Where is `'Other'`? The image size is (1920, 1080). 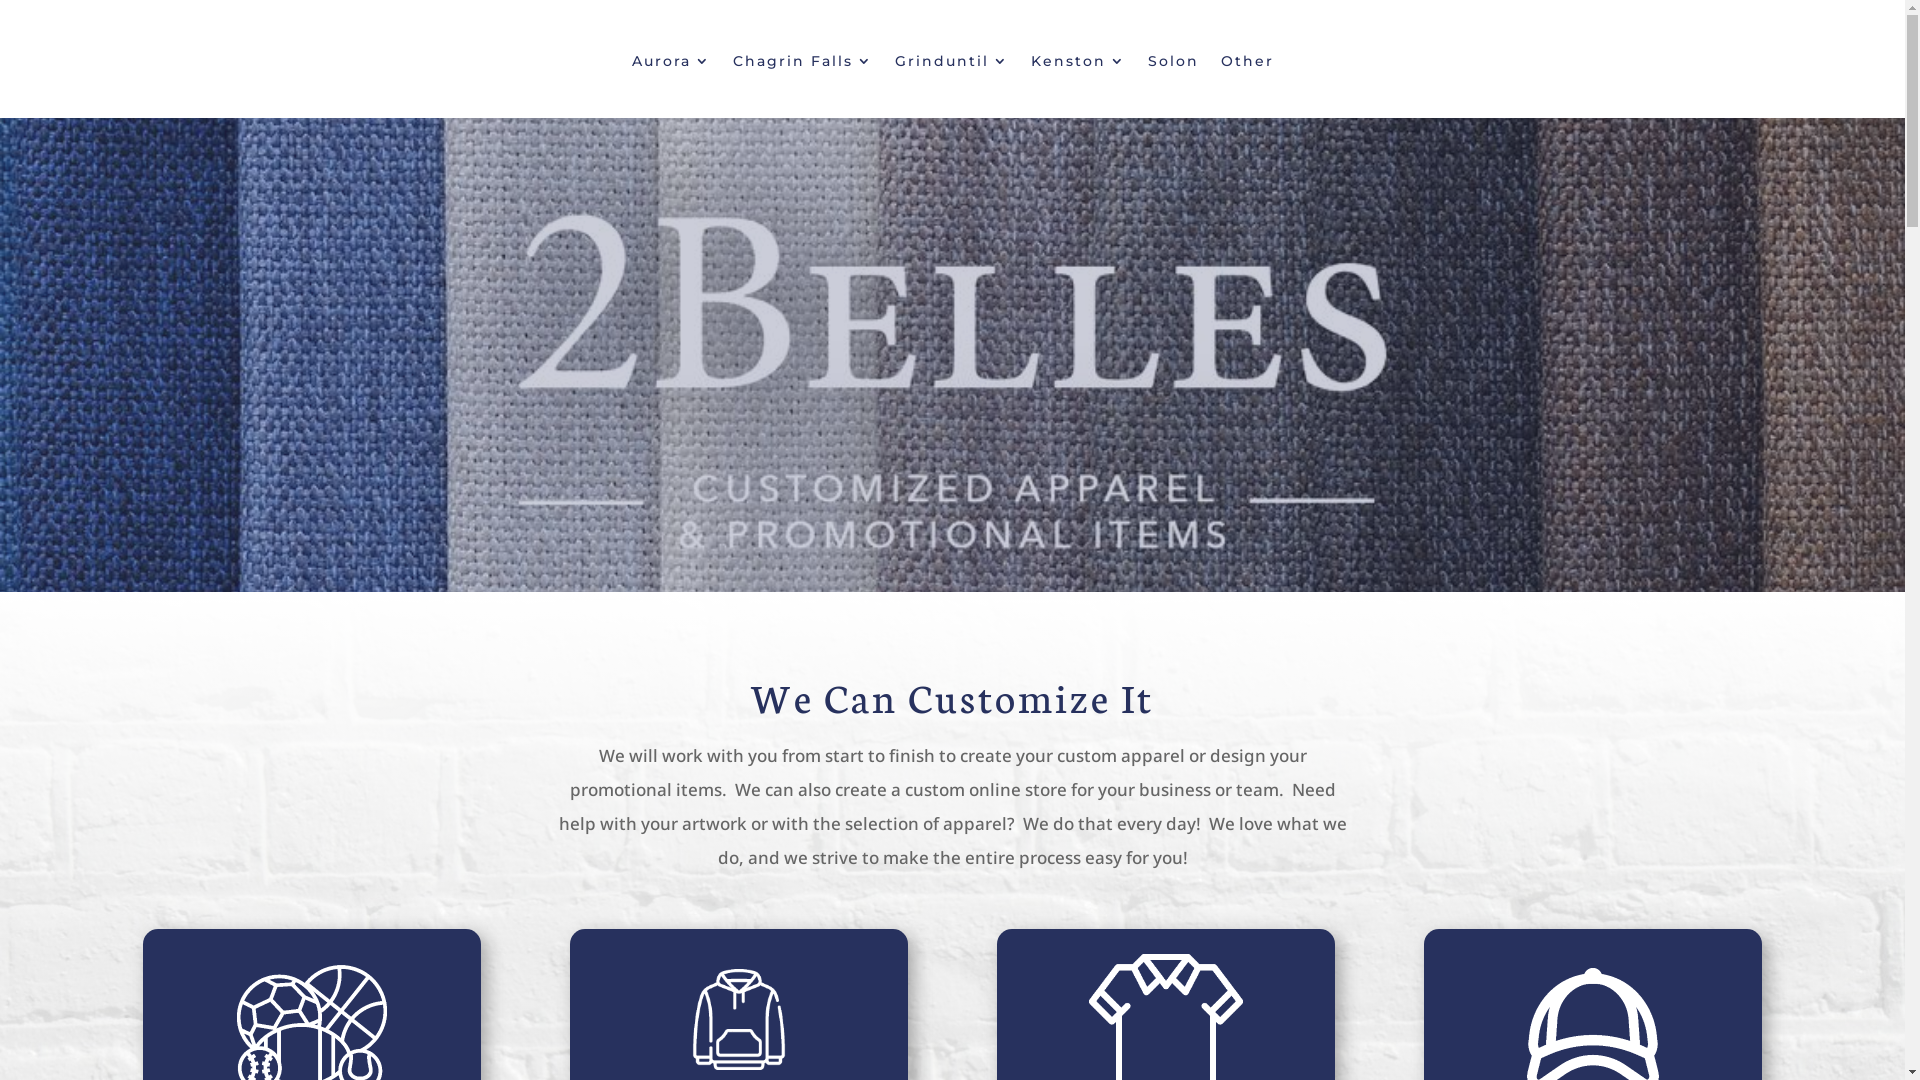 'Other' is located at coordinates (1245, 64).